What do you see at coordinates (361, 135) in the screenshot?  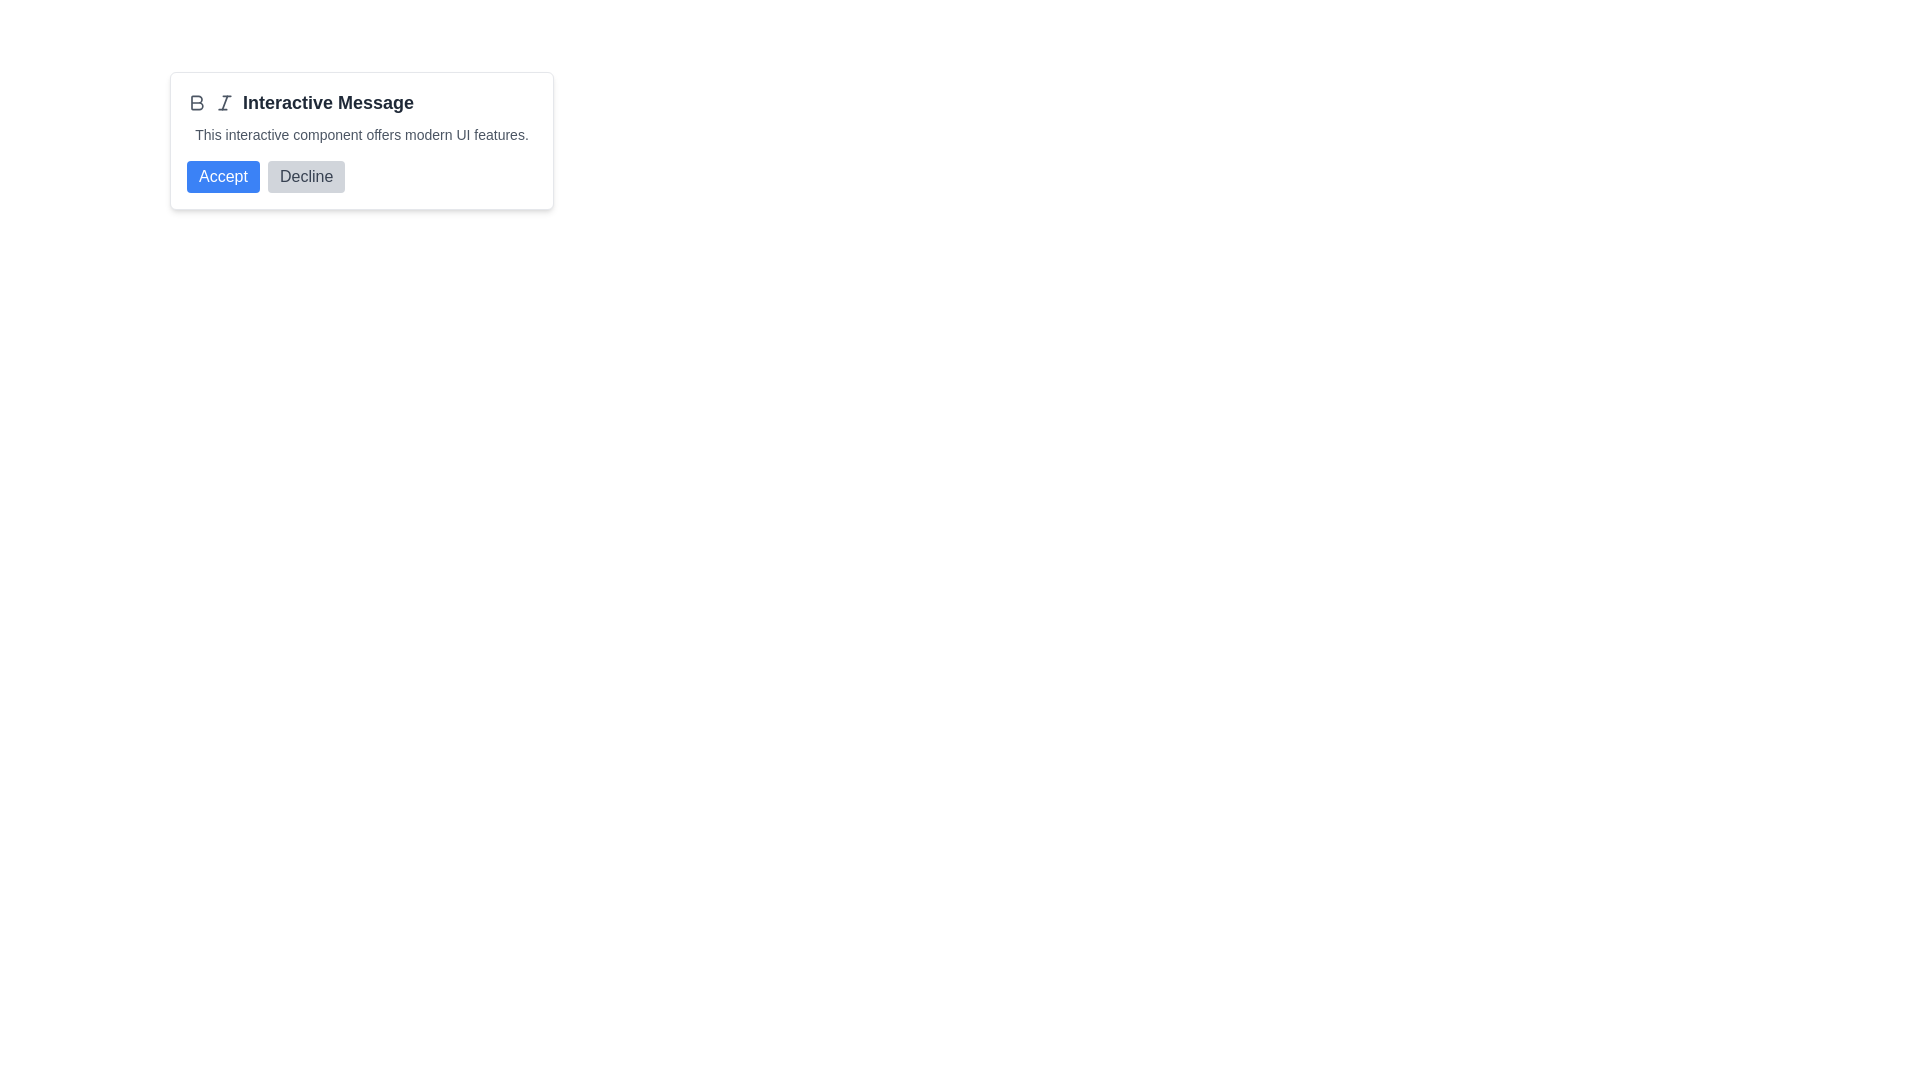 I see `non-interactive text label located under the heading 'Interactive Message', which provides contextual information related to the message above` at bounding box center [361, 135].